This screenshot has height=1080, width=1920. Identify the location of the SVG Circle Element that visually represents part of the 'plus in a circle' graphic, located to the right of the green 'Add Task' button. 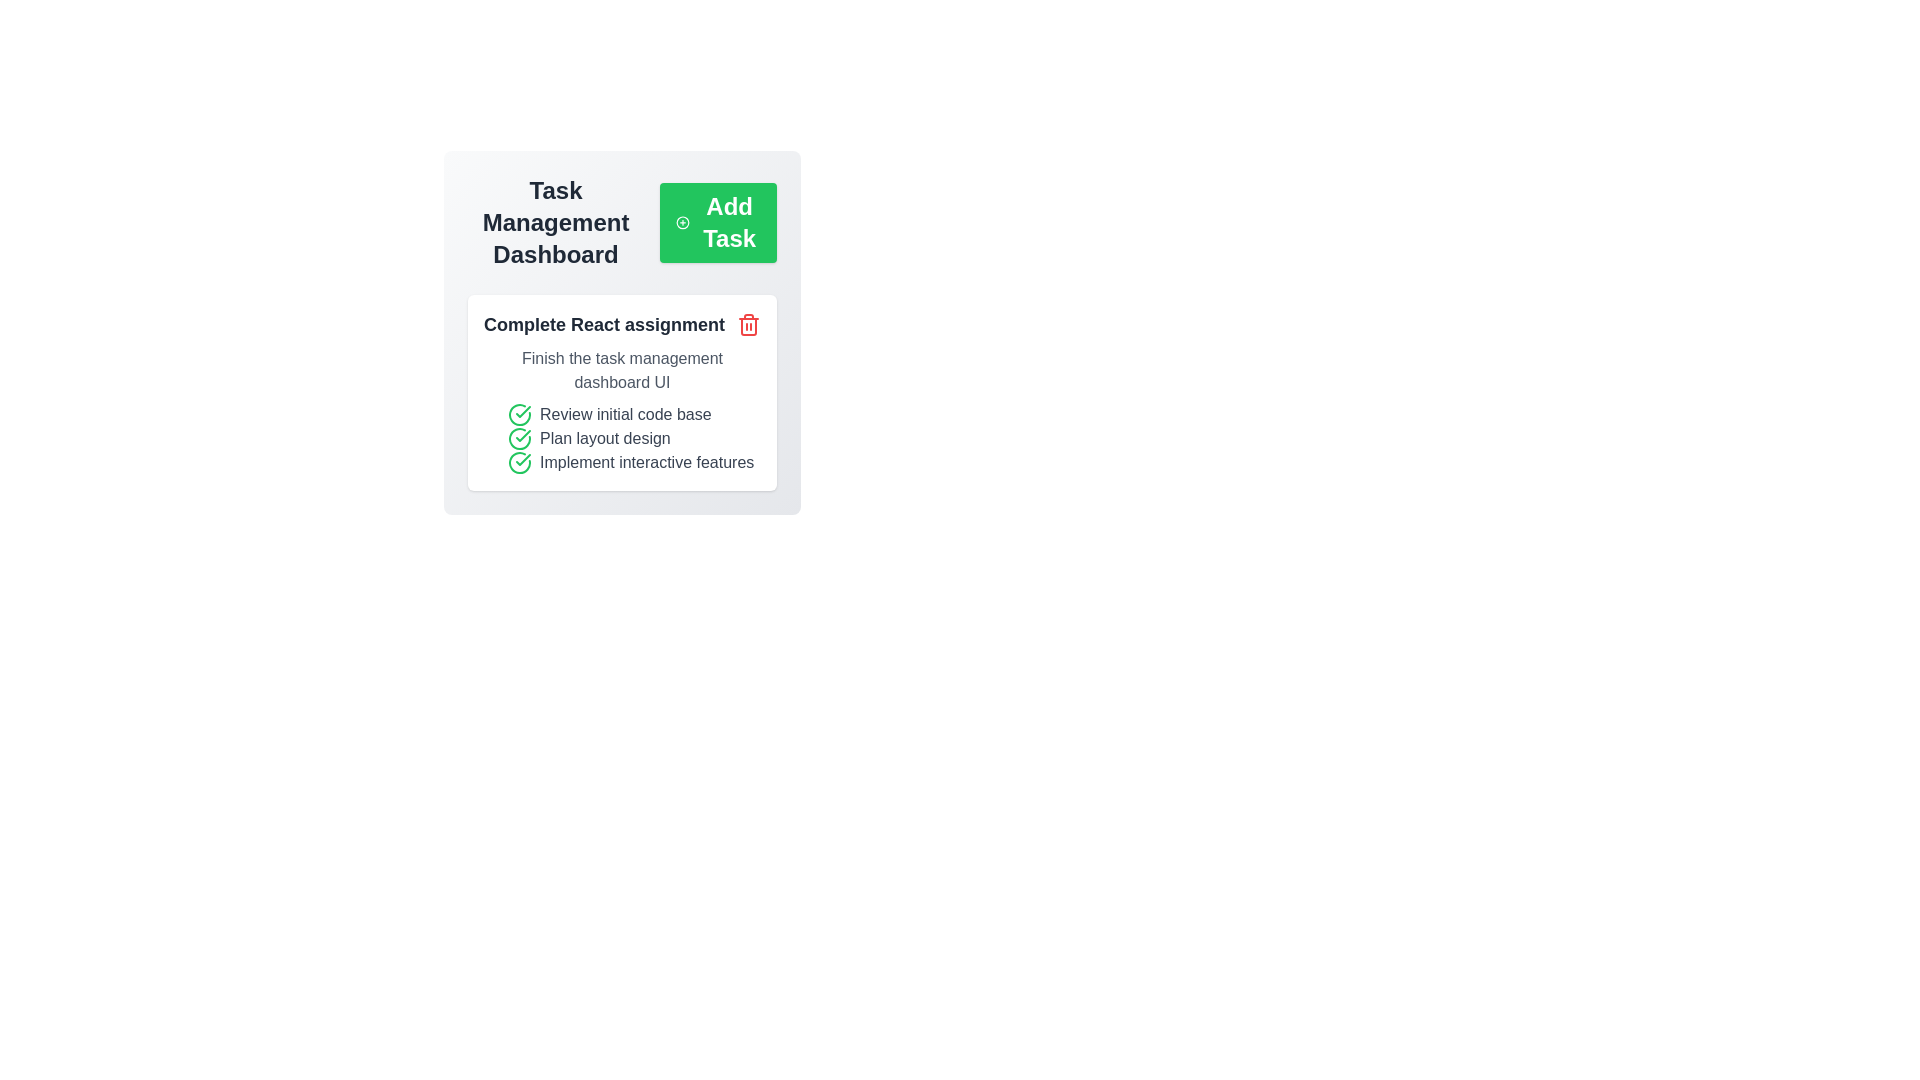
(683, 223).